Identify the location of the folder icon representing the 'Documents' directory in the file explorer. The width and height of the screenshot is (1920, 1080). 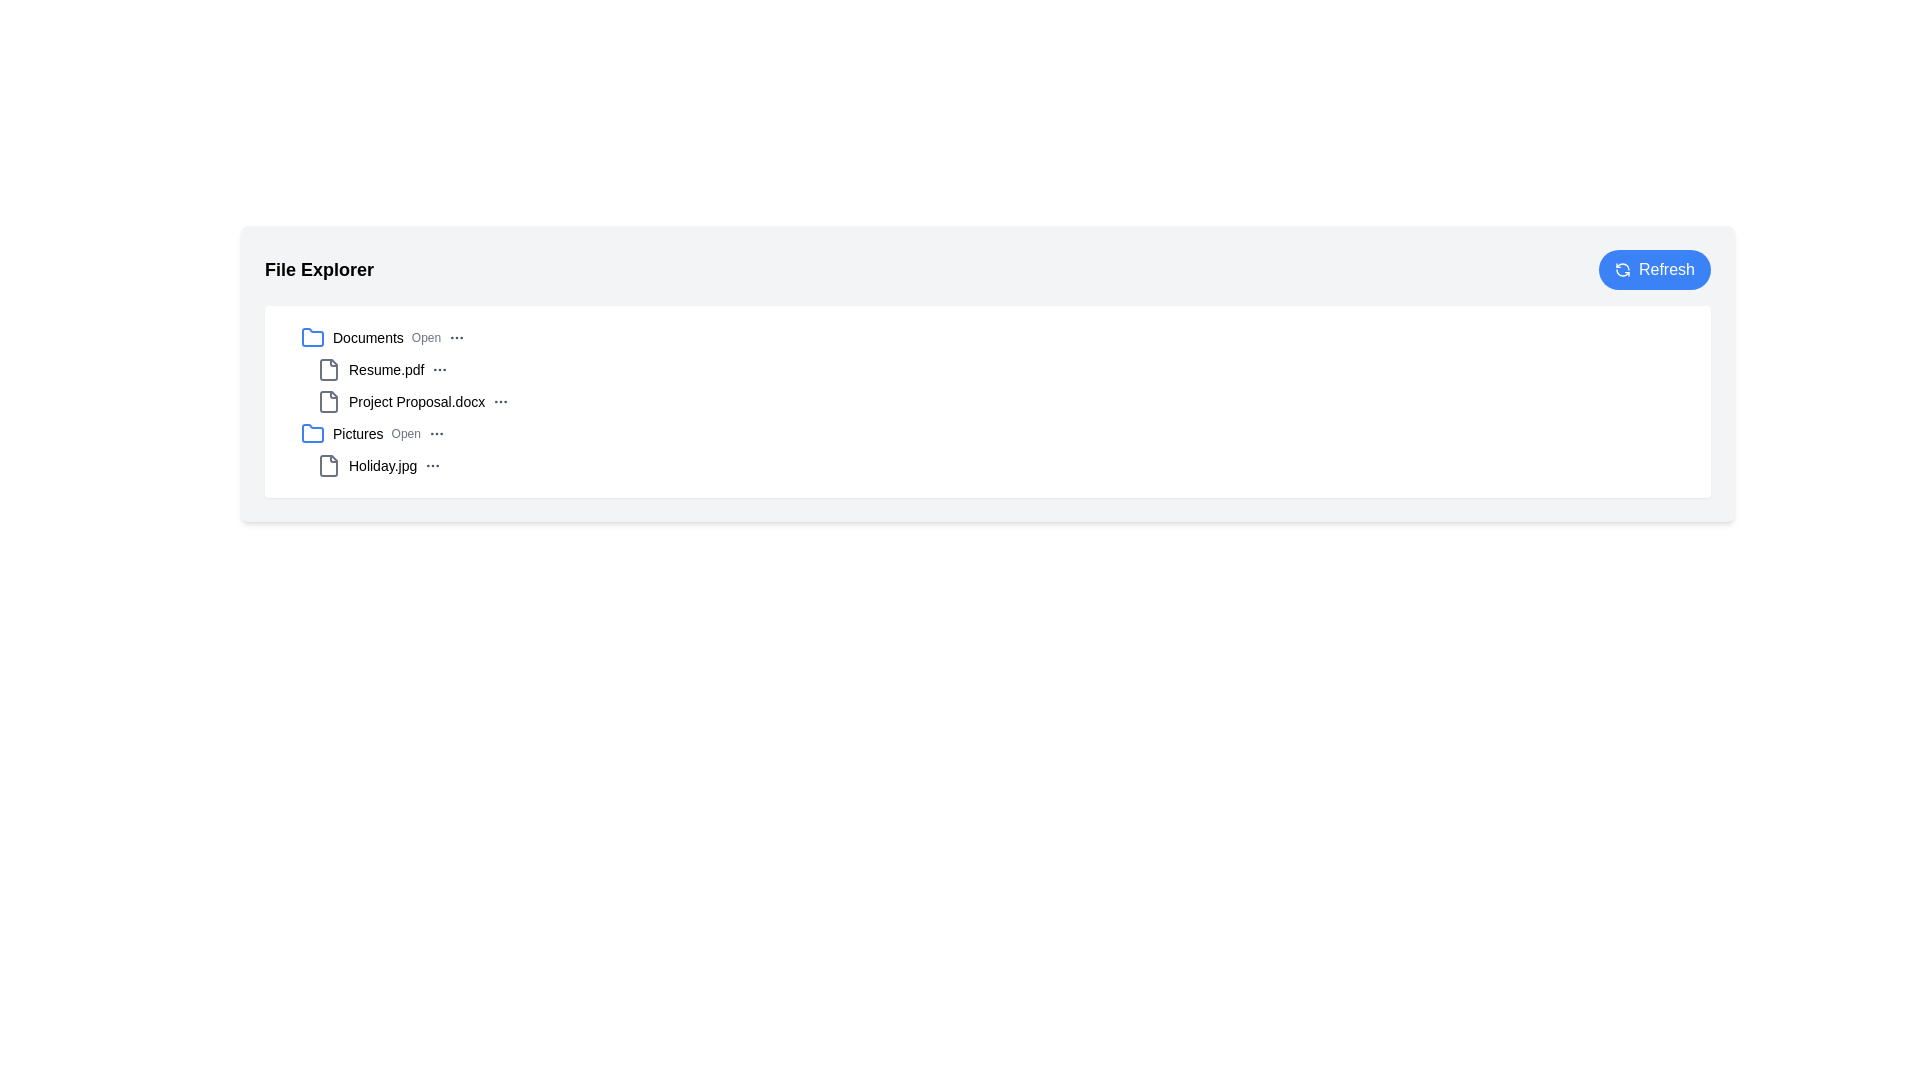
(311, 336).